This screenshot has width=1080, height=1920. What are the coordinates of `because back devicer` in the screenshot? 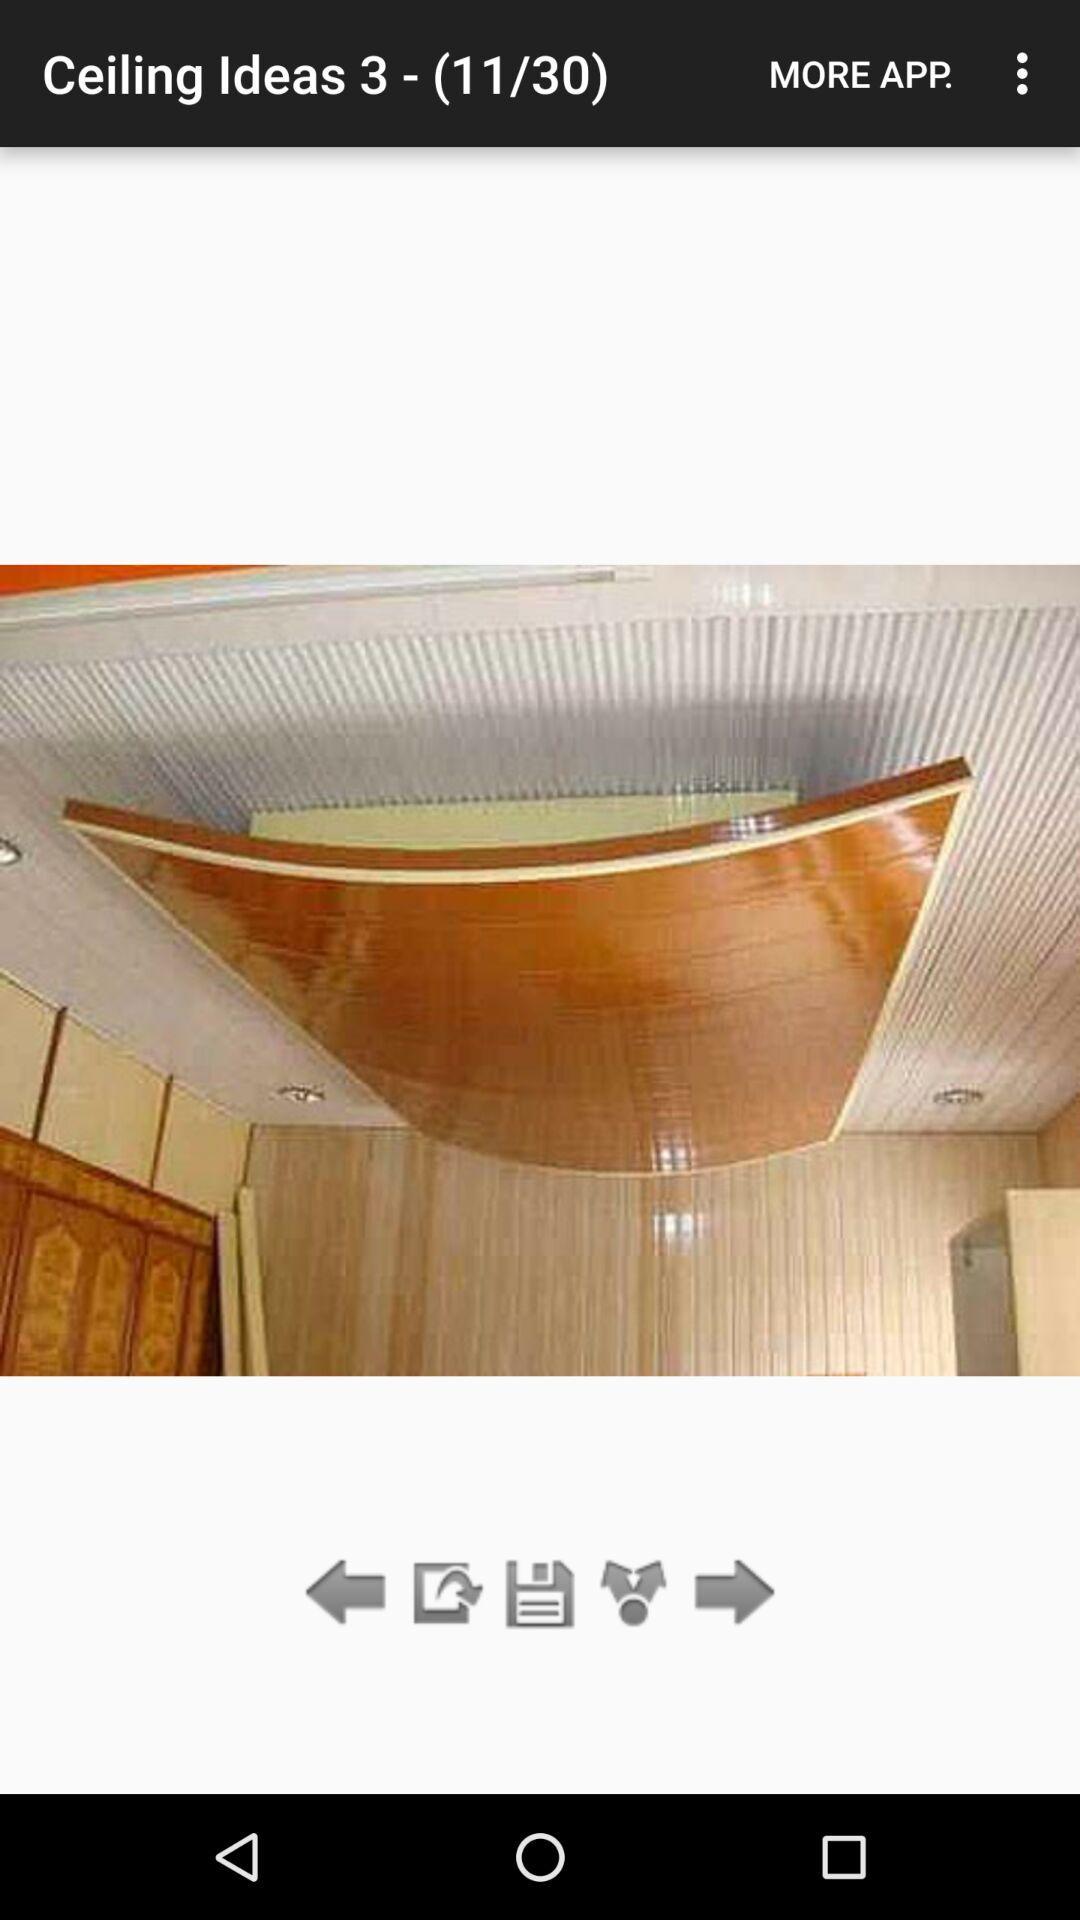 It's located at (729, 1593).